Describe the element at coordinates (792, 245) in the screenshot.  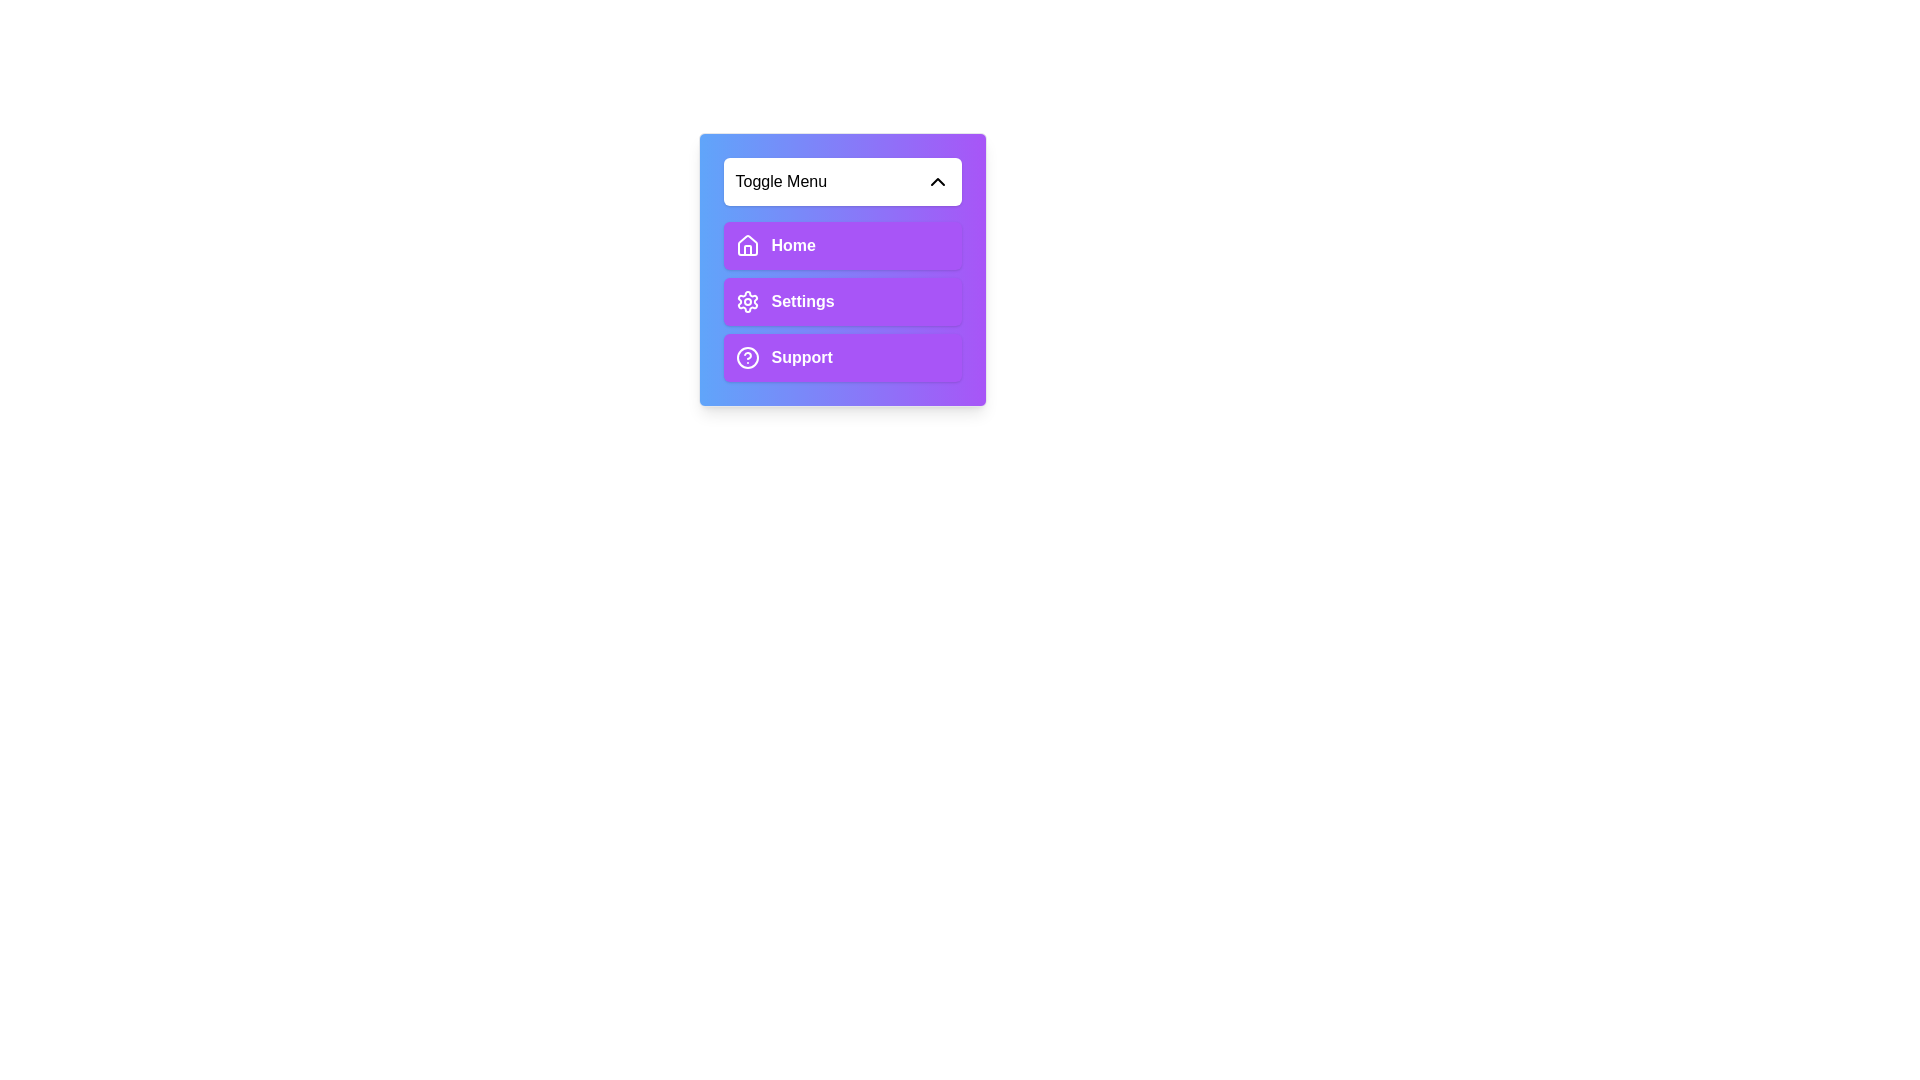
I see `the 'Home' text label, which is in bold white text on a purple background, located in the first purple tab beneath the 'Toggle Menu' dropdown` at that location.